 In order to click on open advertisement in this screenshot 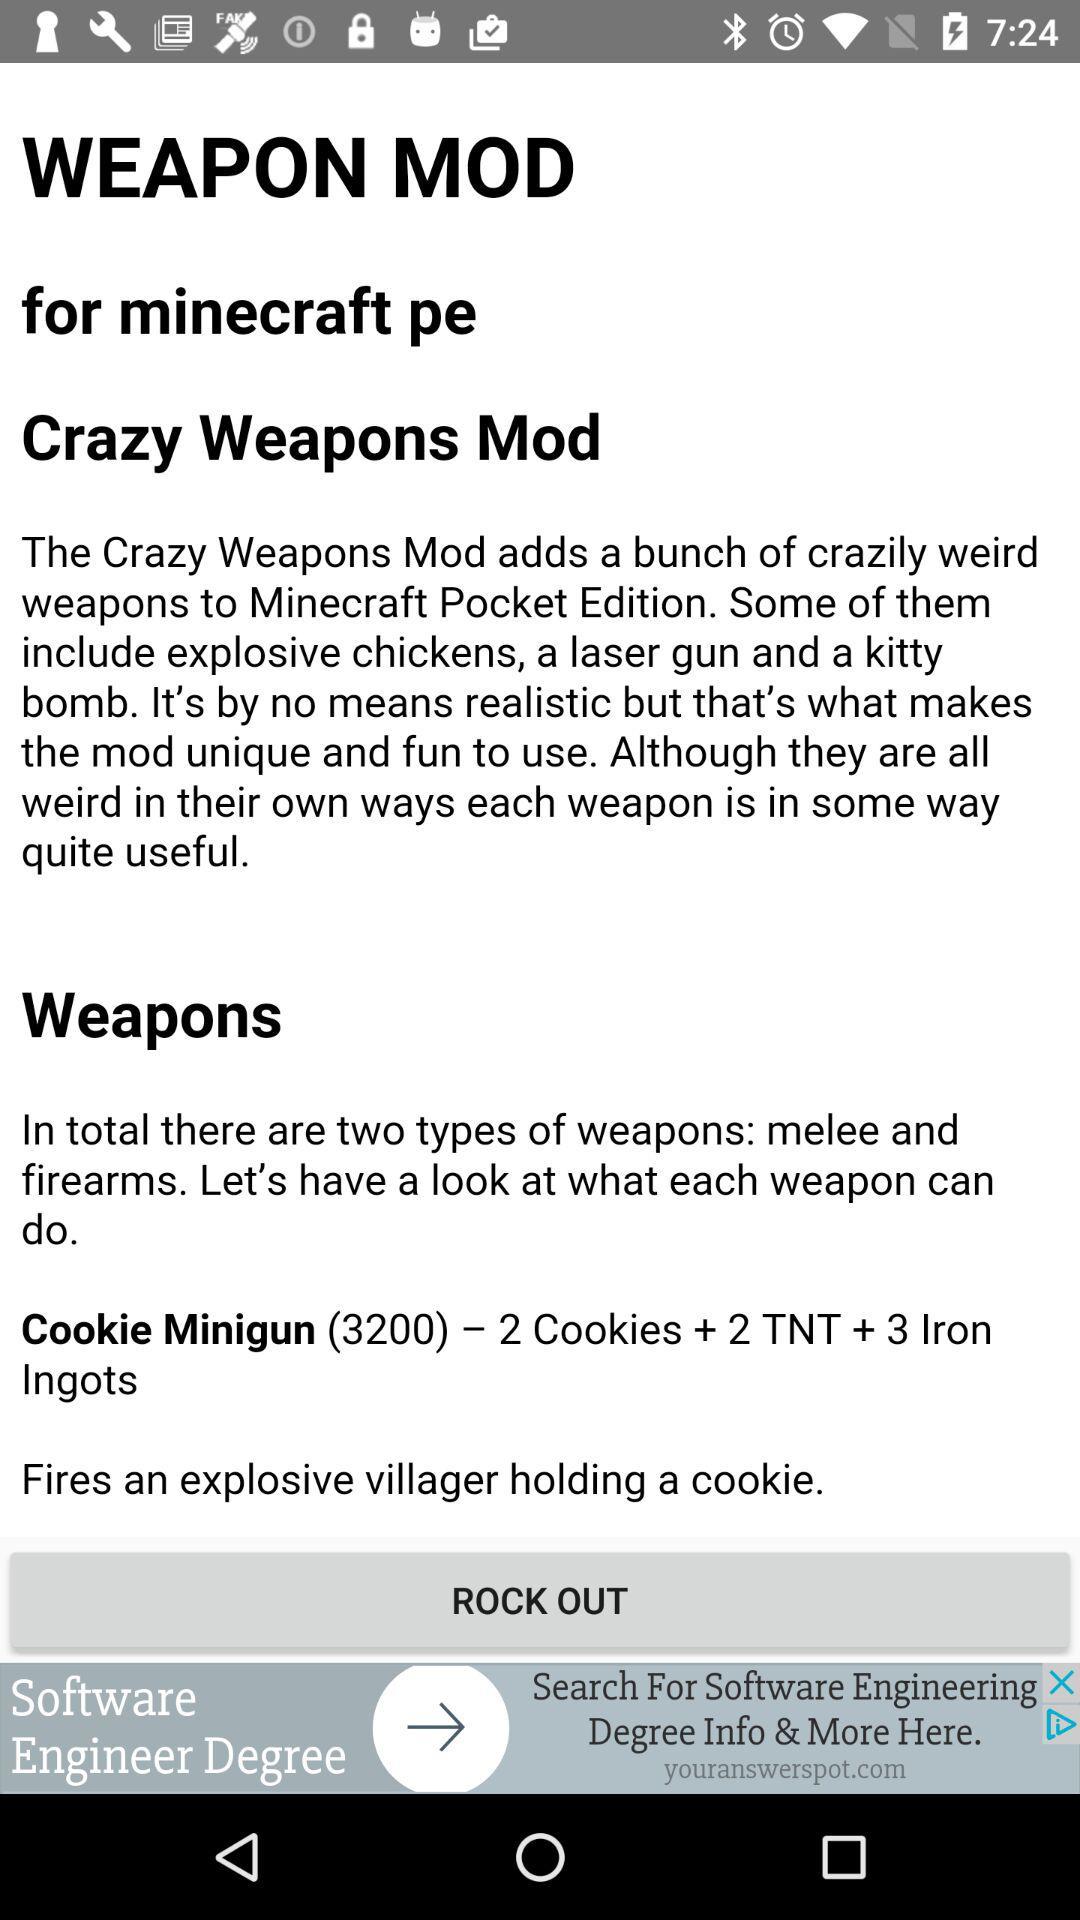, I will do `click(540, 1727)`.